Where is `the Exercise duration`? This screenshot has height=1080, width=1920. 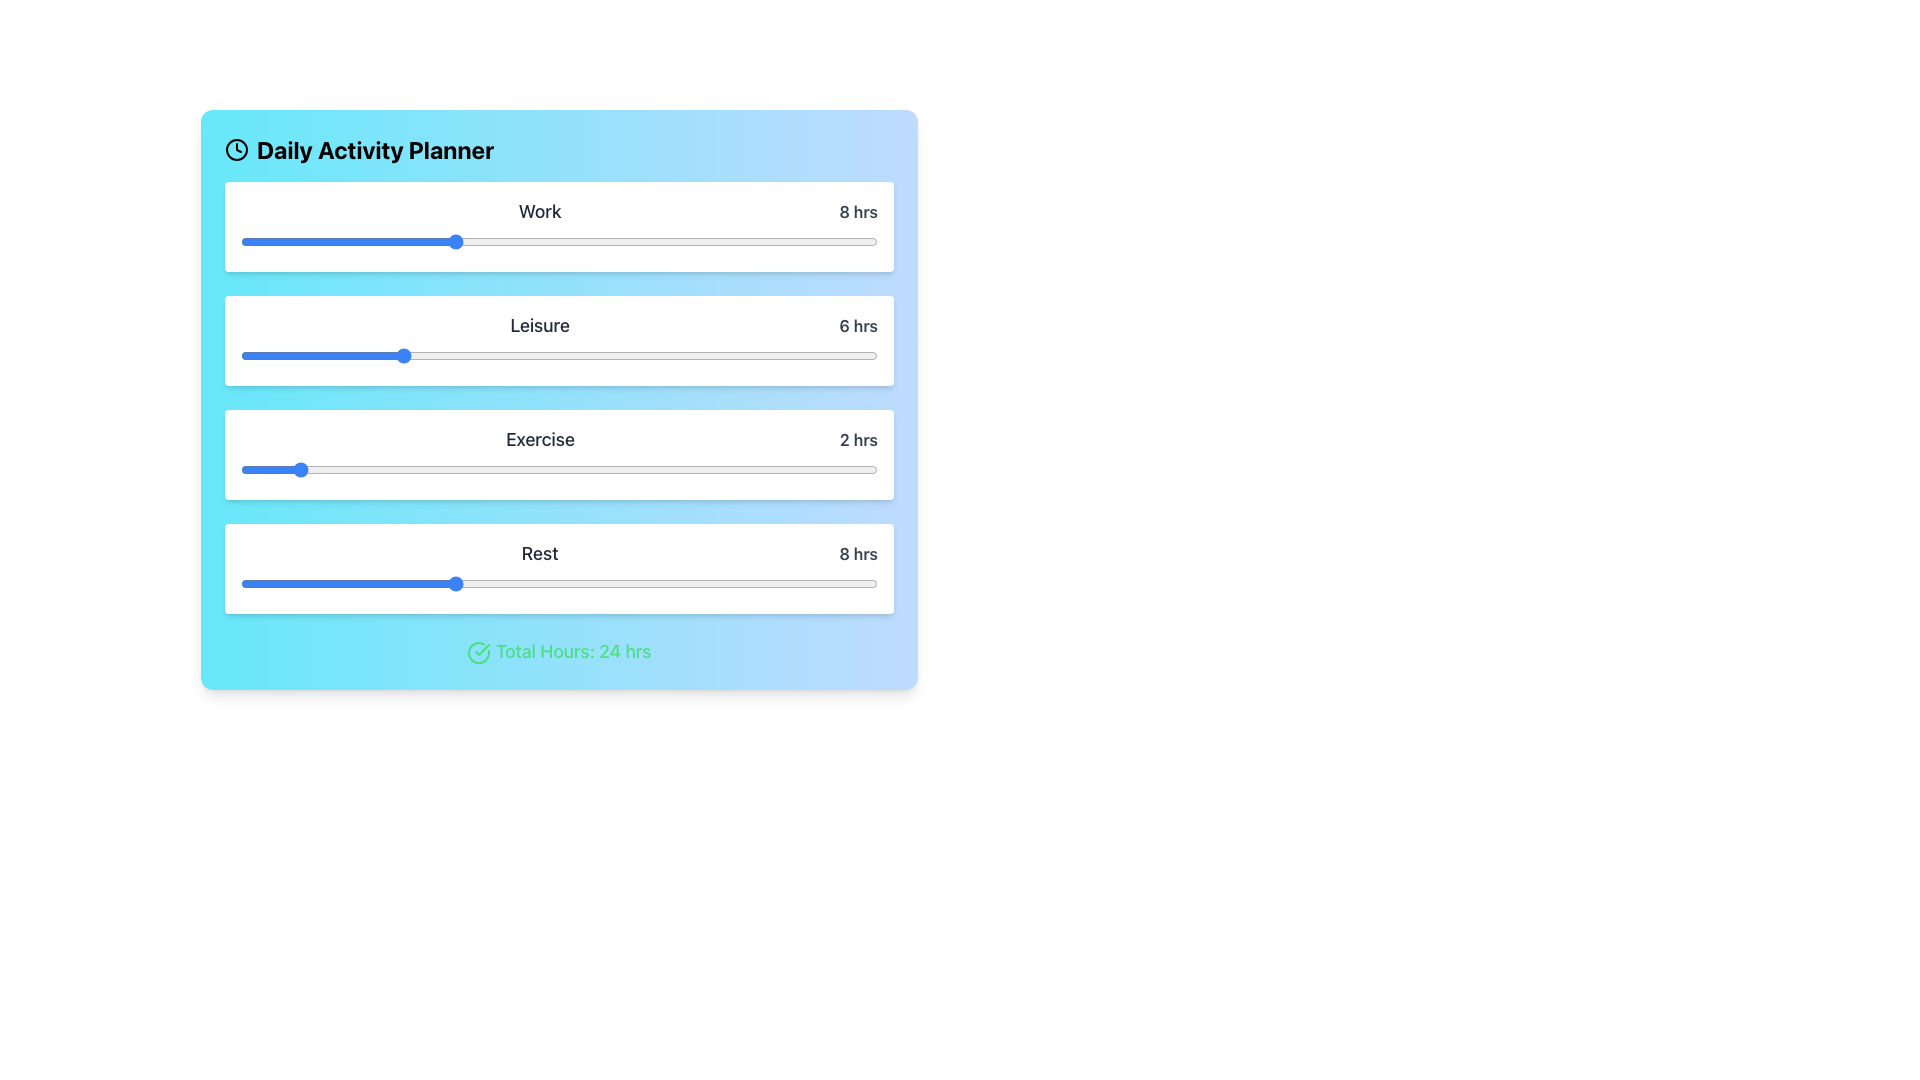 the Exercise duration is located at coordinates (584, 470).